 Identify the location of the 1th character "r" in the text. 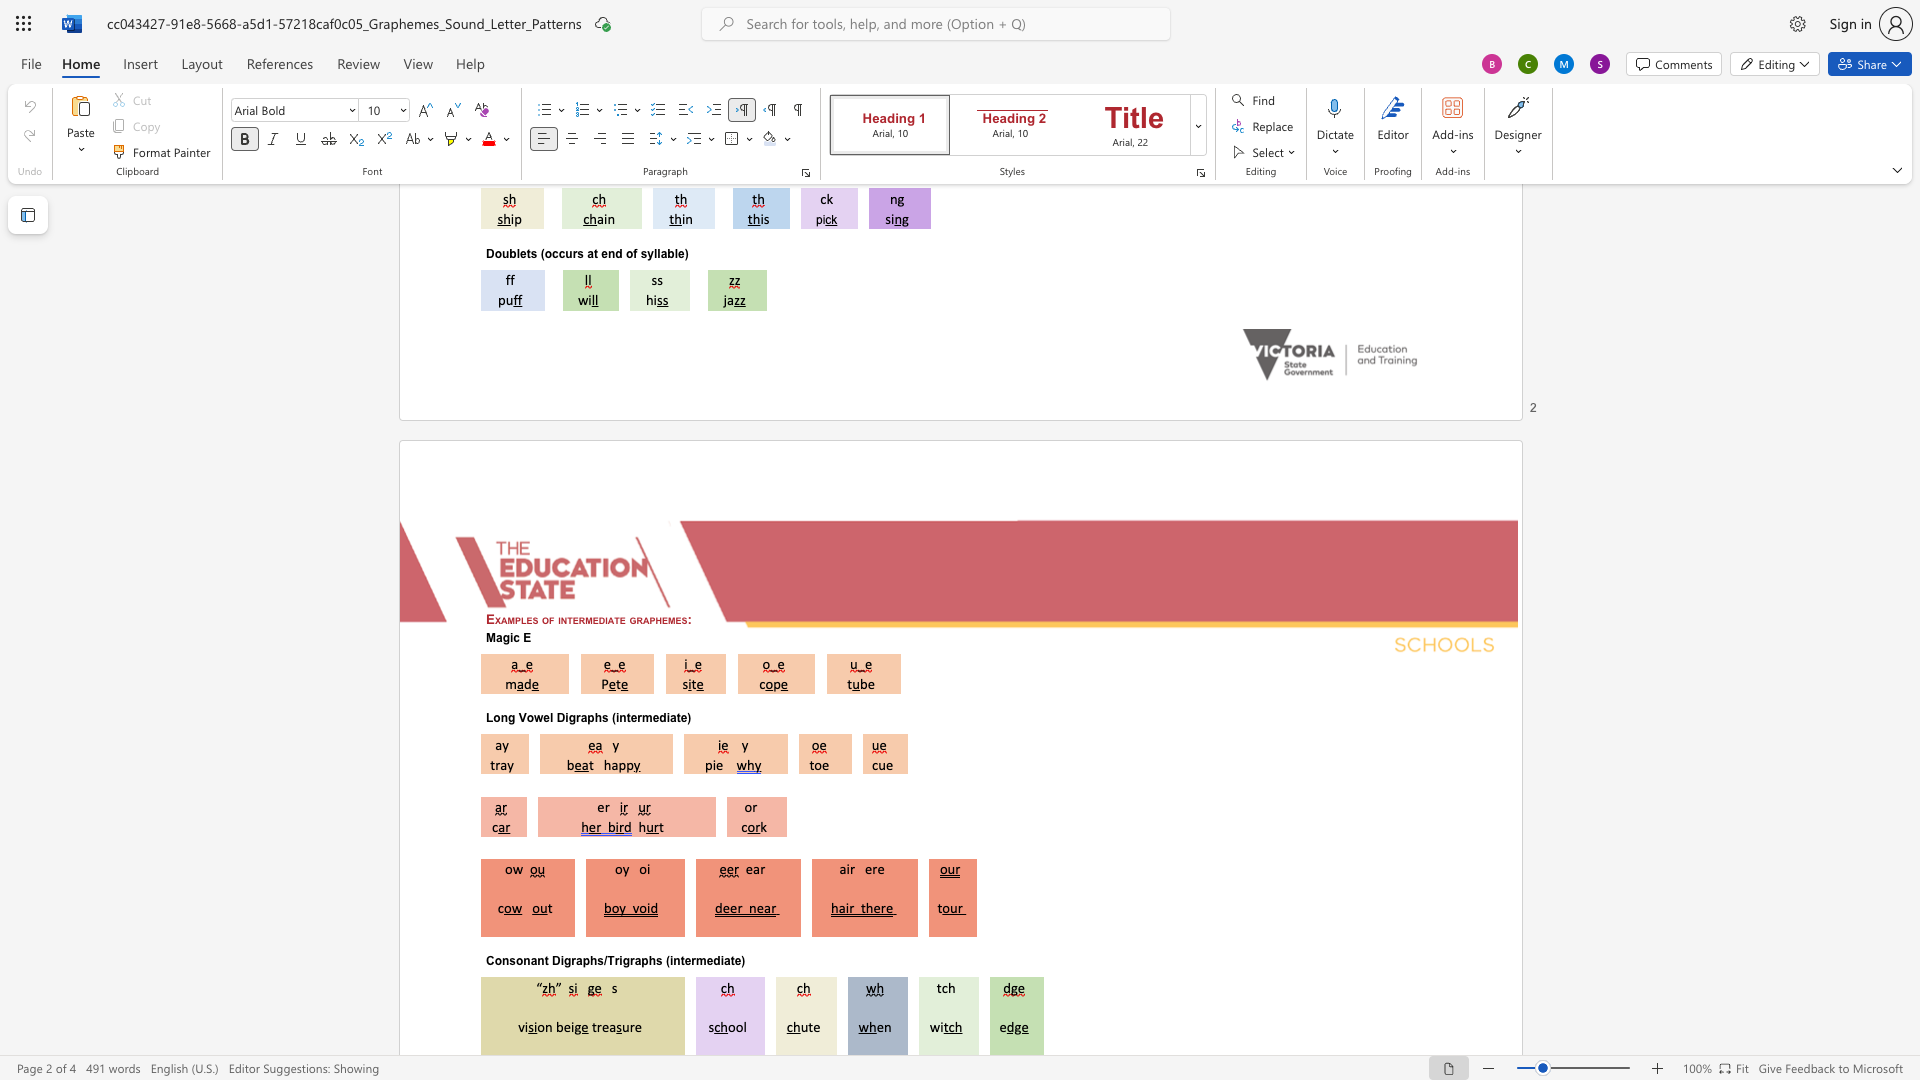
(572, 959).